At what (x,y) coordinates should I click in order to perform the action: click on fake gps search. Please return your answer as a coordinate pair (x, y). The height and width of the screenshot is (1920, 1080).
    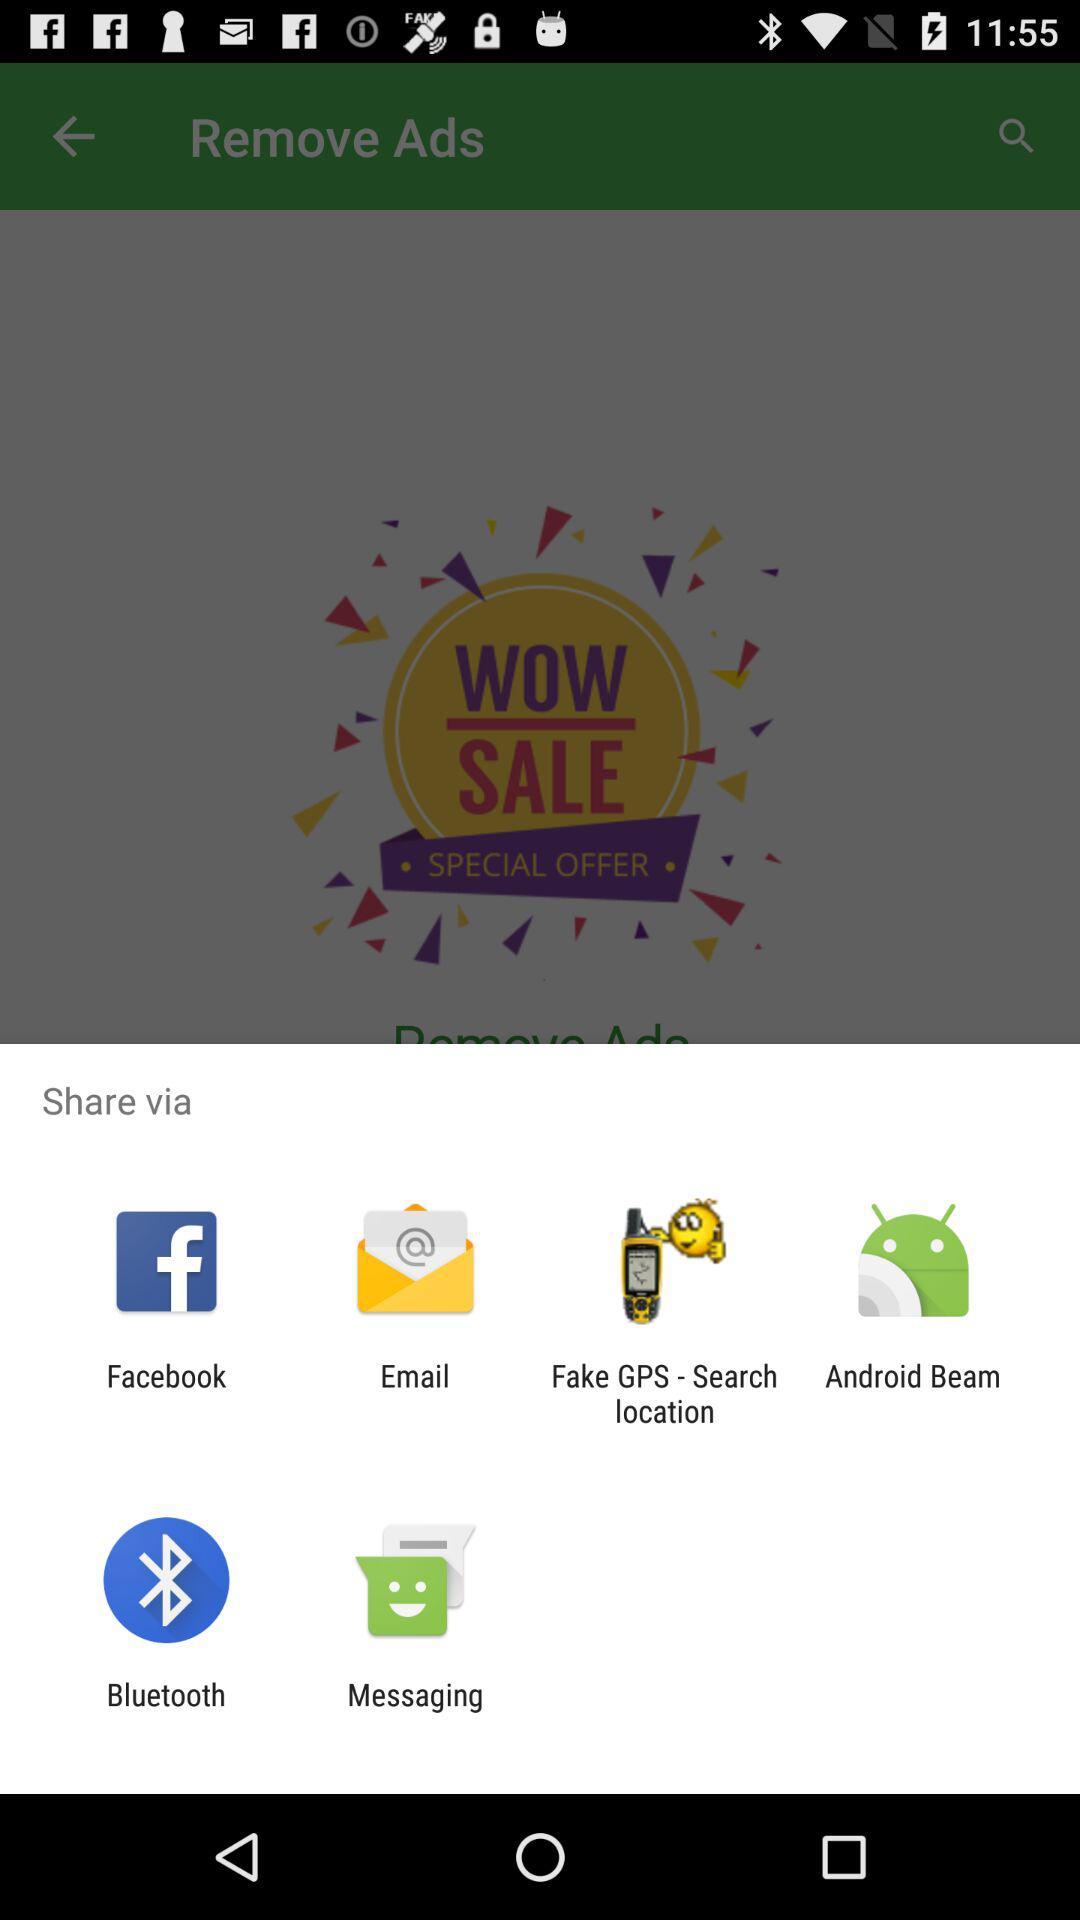
    Looking at the image, I should click on (664, 1392).